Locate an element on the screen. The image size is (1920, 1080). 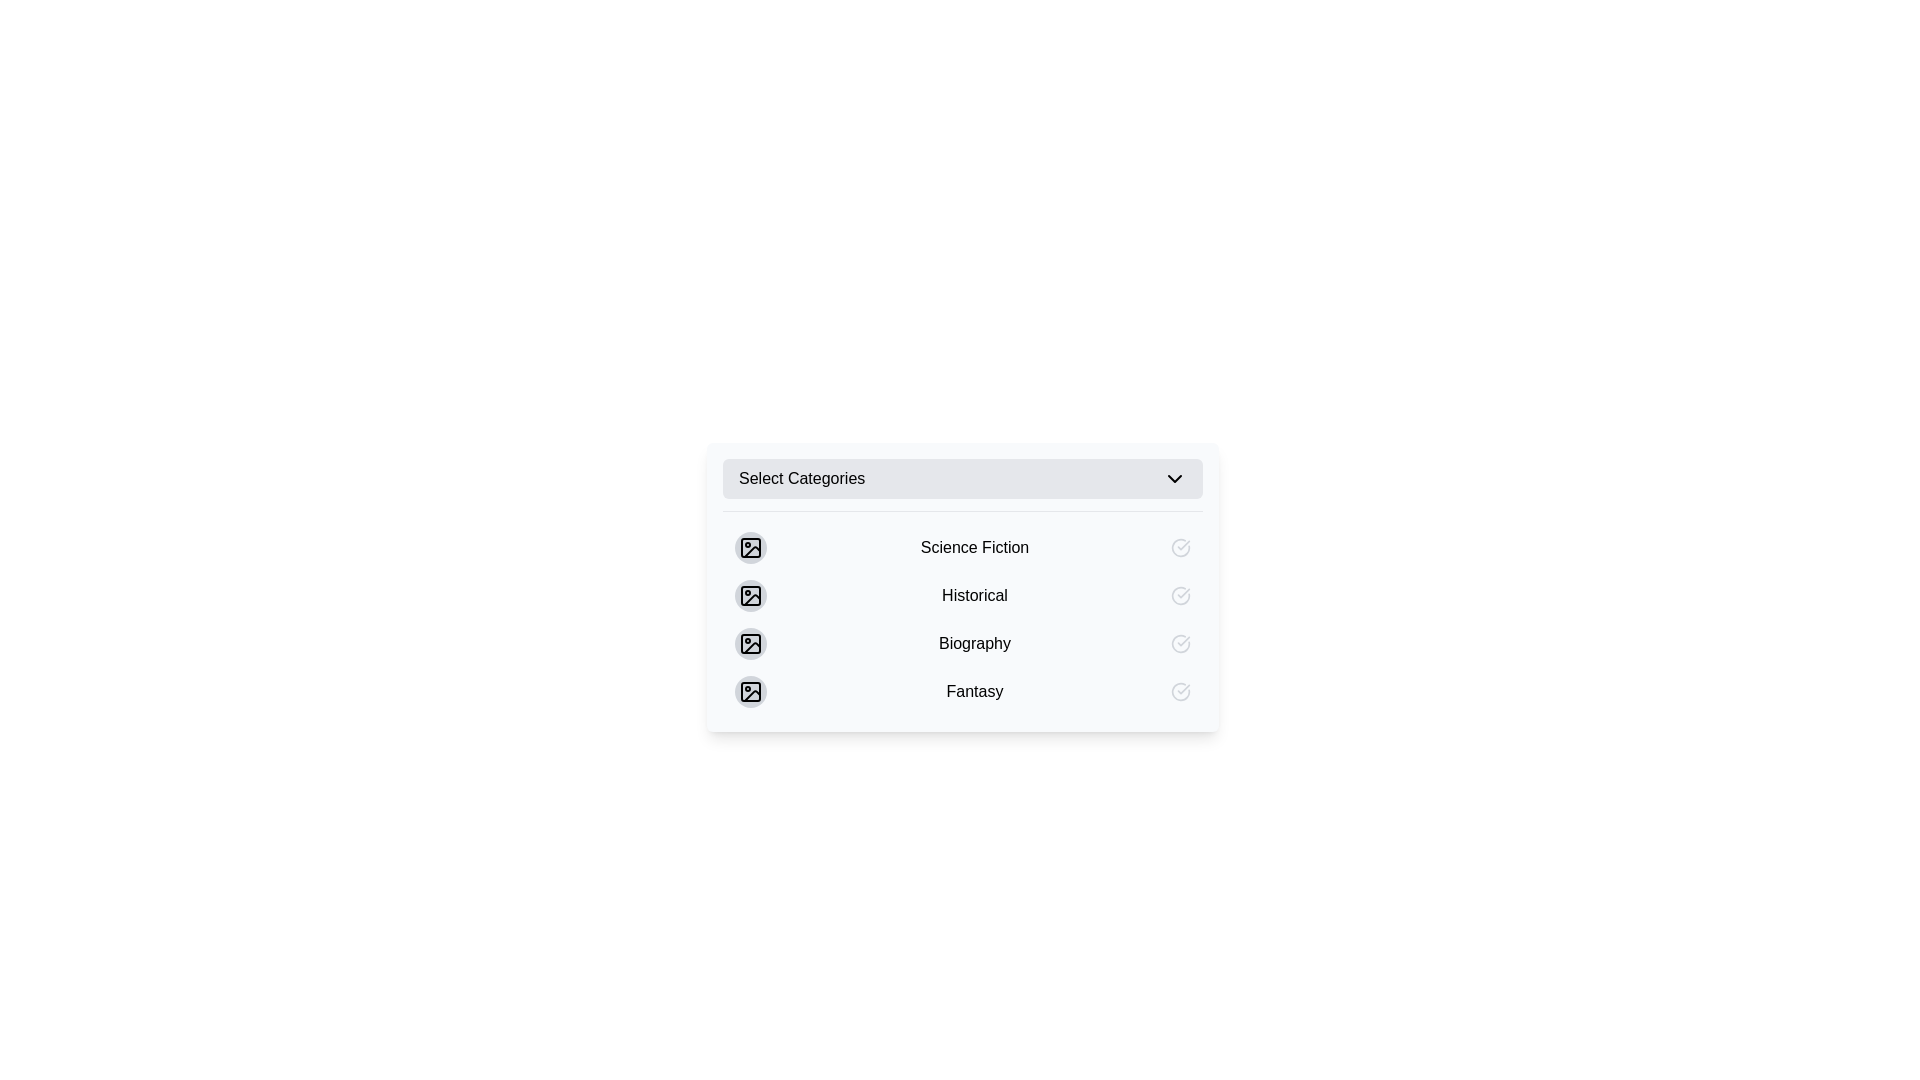
the circular icon button with a gray background and a black and white image icon, located to the left of the 'Science Fiction' text in the category selection list is located at coordinates (749, 547).